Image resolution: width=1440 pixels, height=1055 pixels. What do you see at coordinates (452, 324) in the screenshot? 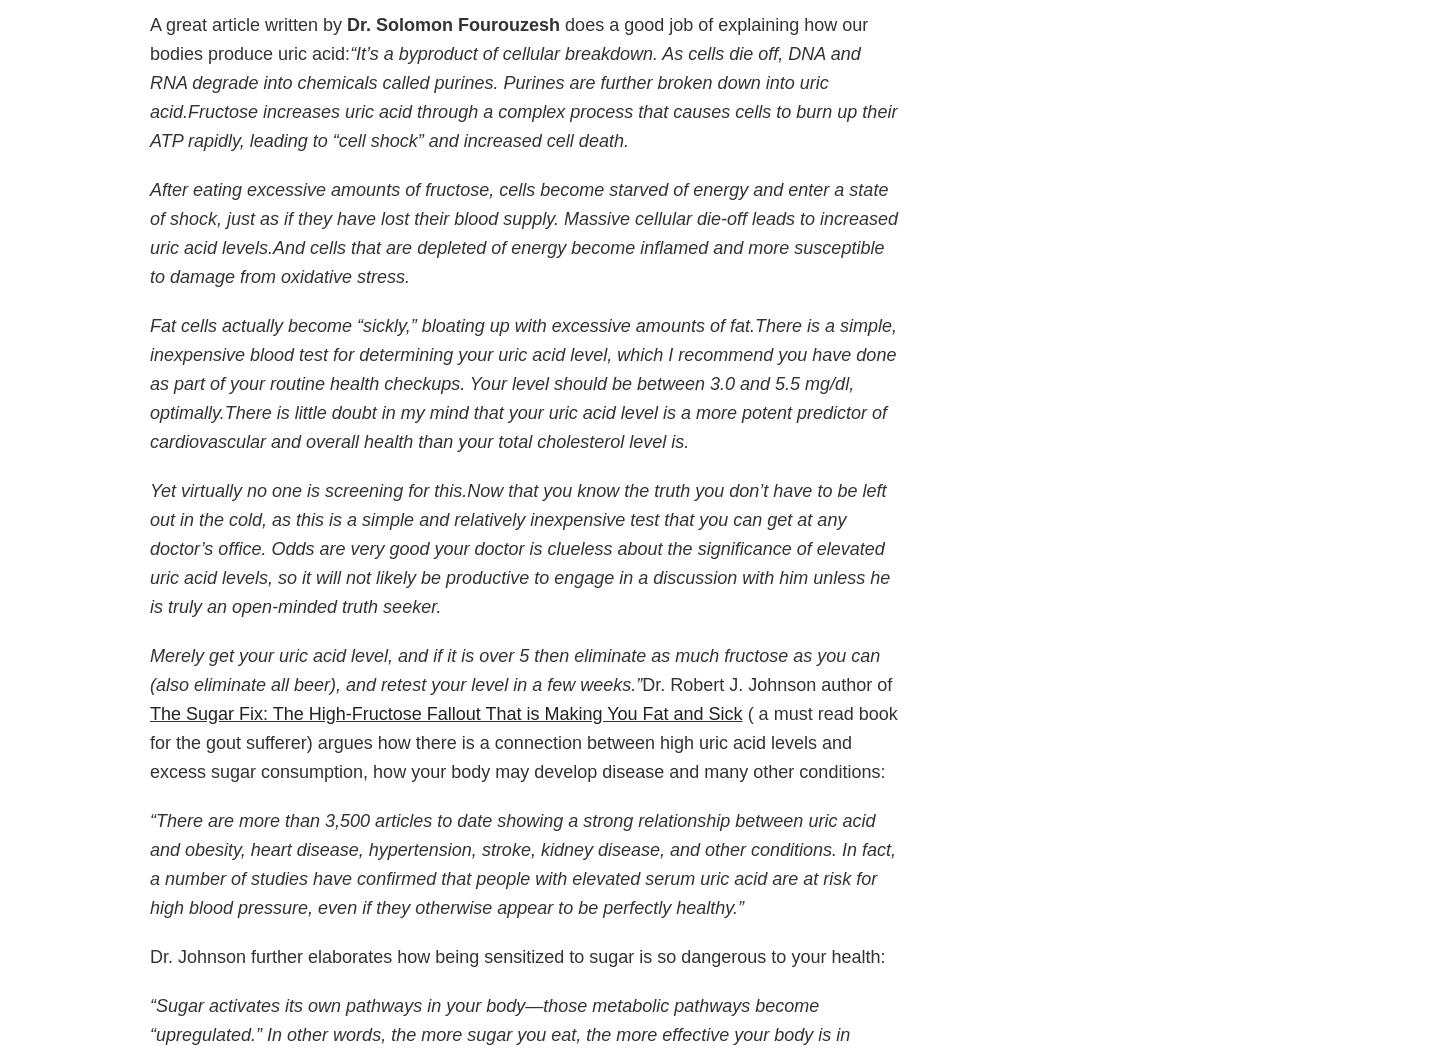
I see `'Fat cells actually become “sickly,” bloating up with excessive amounts of fat.'` at bounding box center [452, 324].